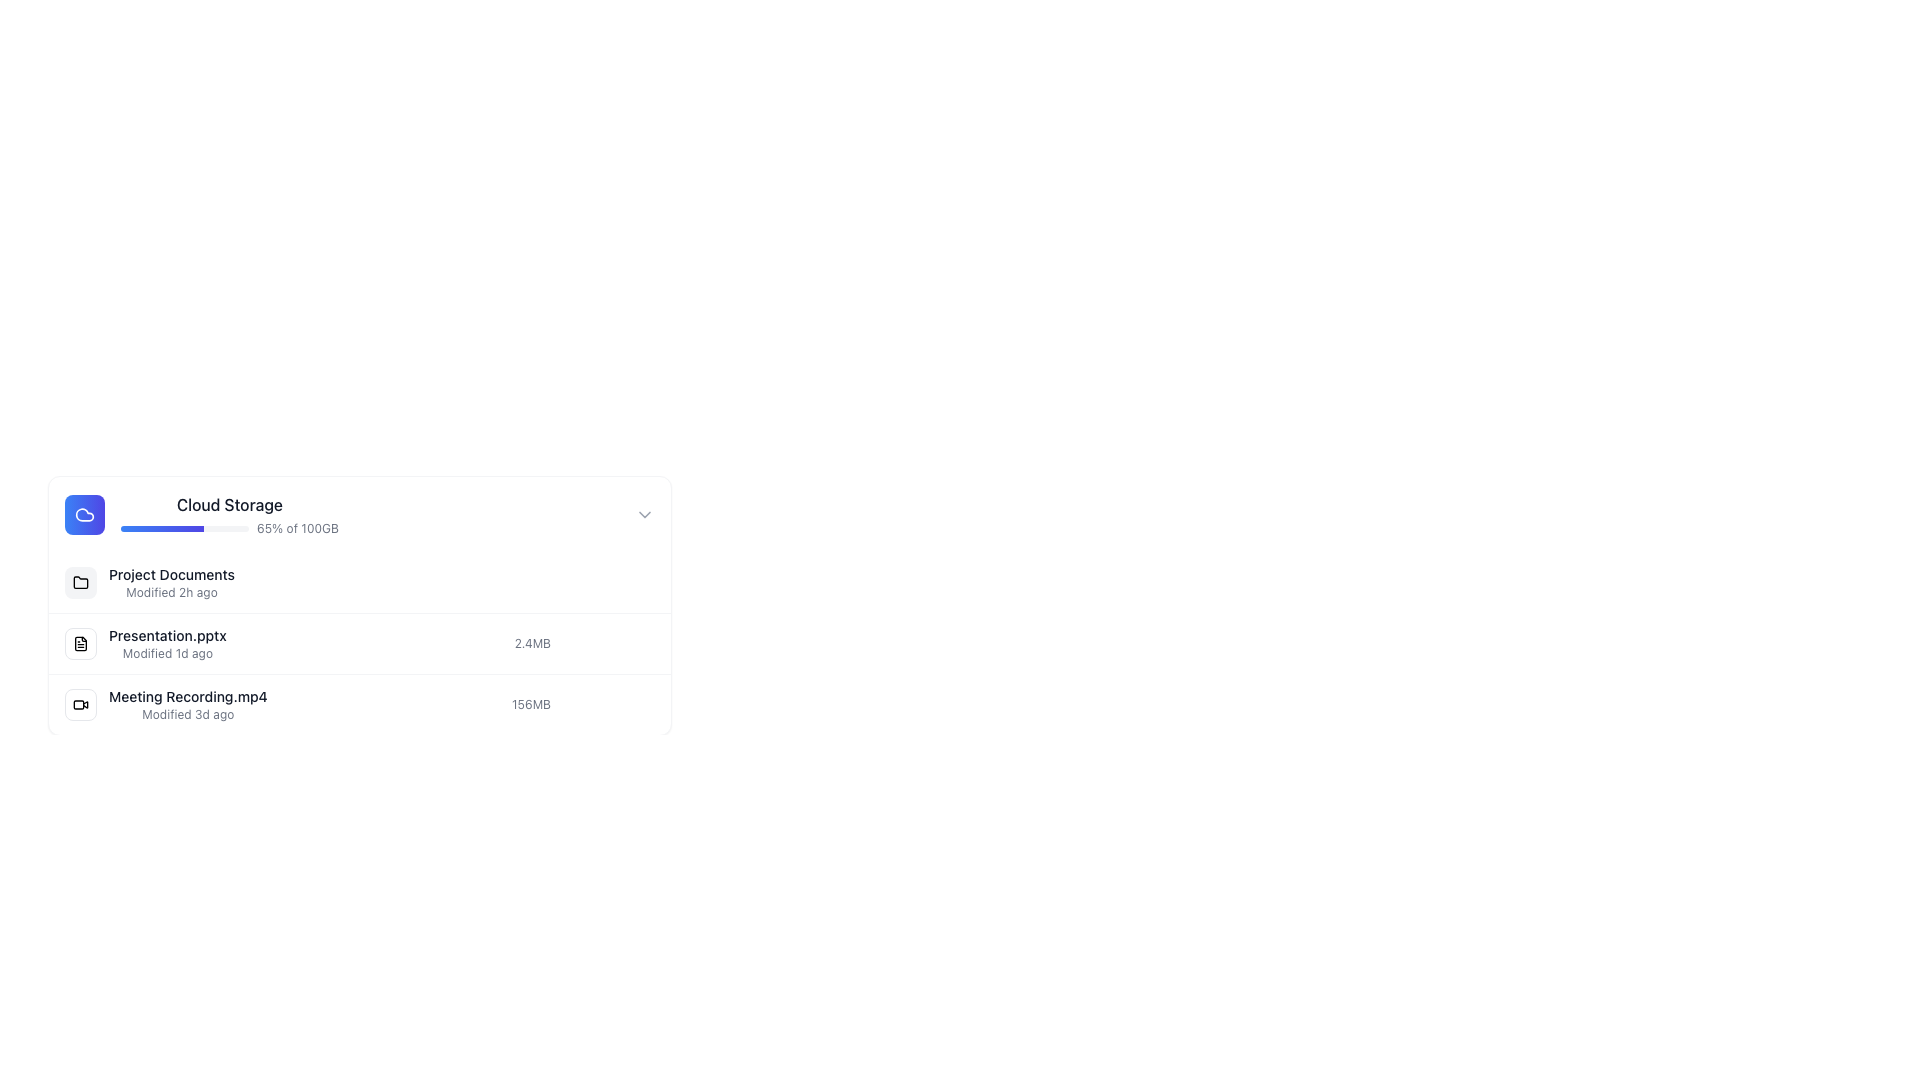 This screenshot has height=1080, width=1920. What do you see at coordinates (167, 654) in the screenshot?
I see `the static text label displaying 'Modified 1d ago', which is located beneath the 'Presentation.pptx' file name in the file list interface` at bounding box center [167, 654].